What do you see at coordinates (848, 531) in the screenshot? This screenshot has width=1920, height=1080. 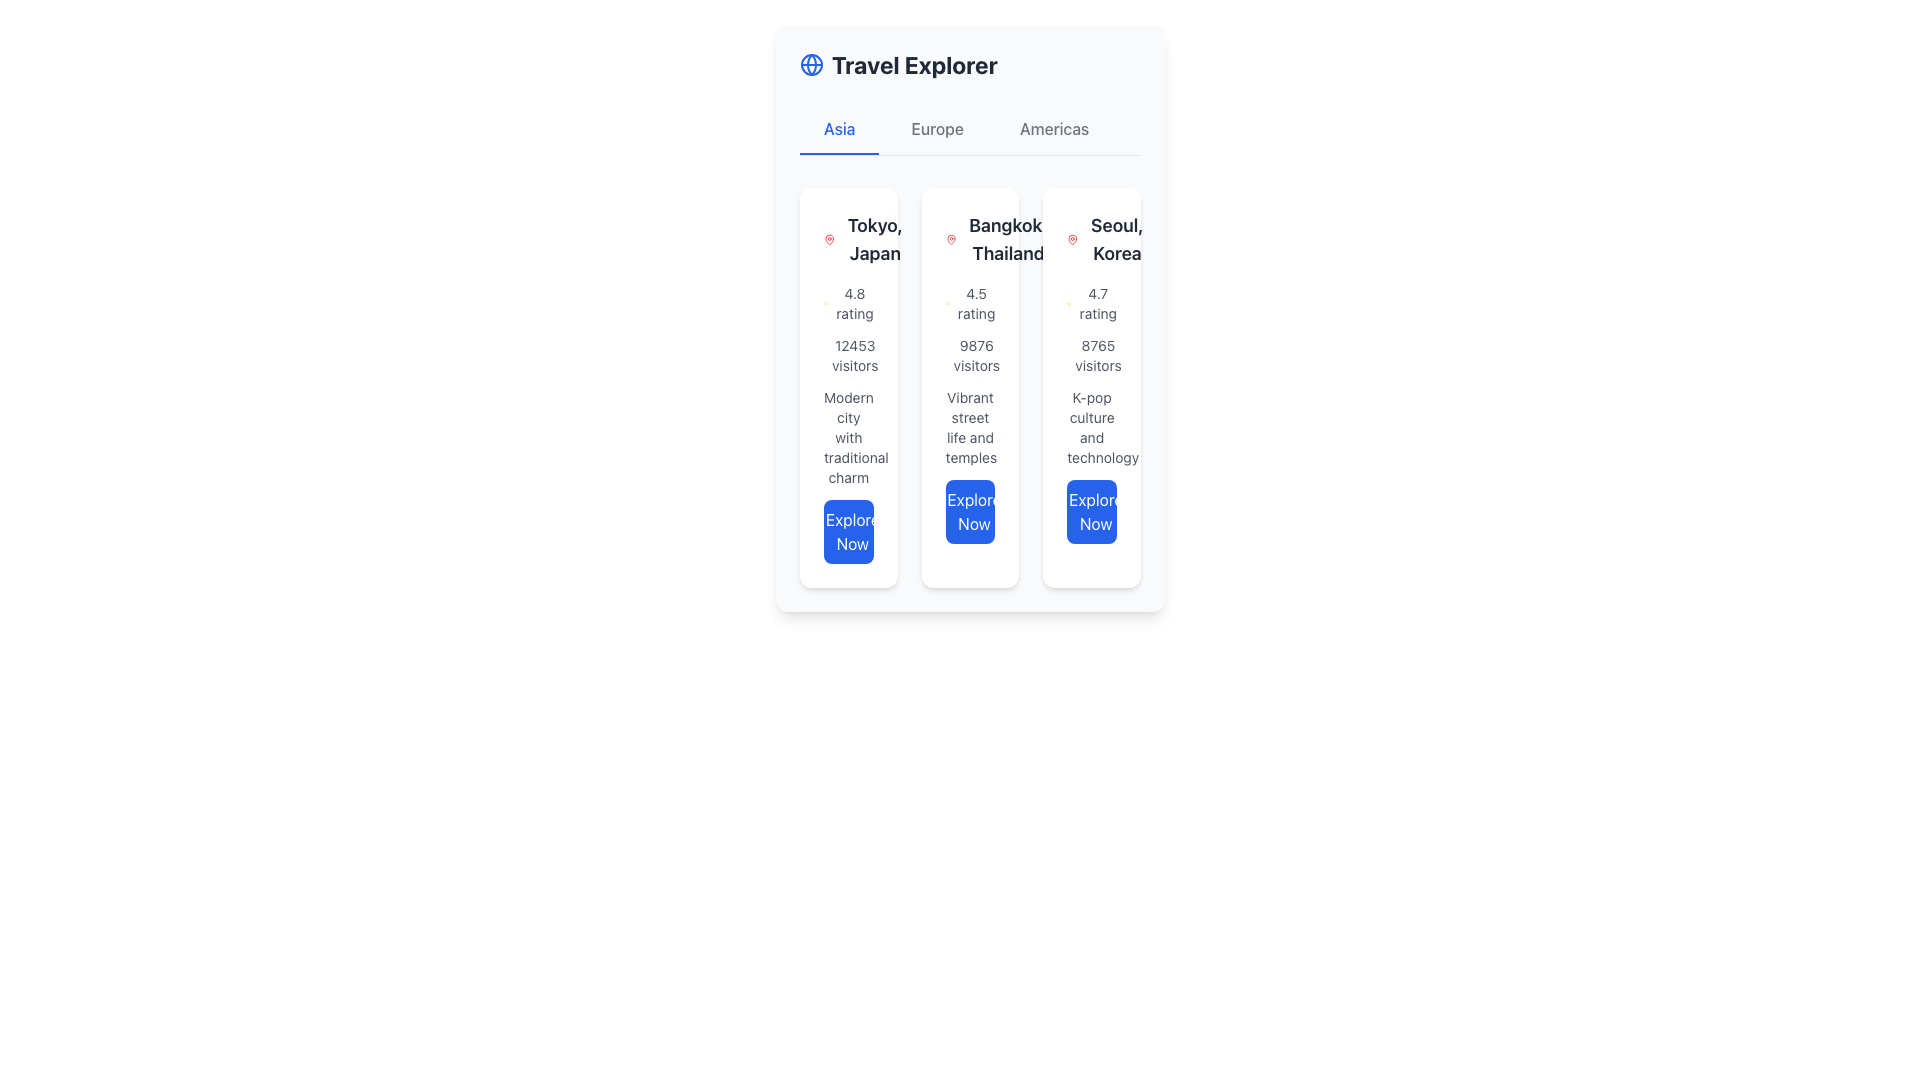 I see `the 'Explore Now' button with rounded corners and blue background located beneath the text 'Modern city with traditional charm' to observe hover effects` at bounding box center [848, 531].